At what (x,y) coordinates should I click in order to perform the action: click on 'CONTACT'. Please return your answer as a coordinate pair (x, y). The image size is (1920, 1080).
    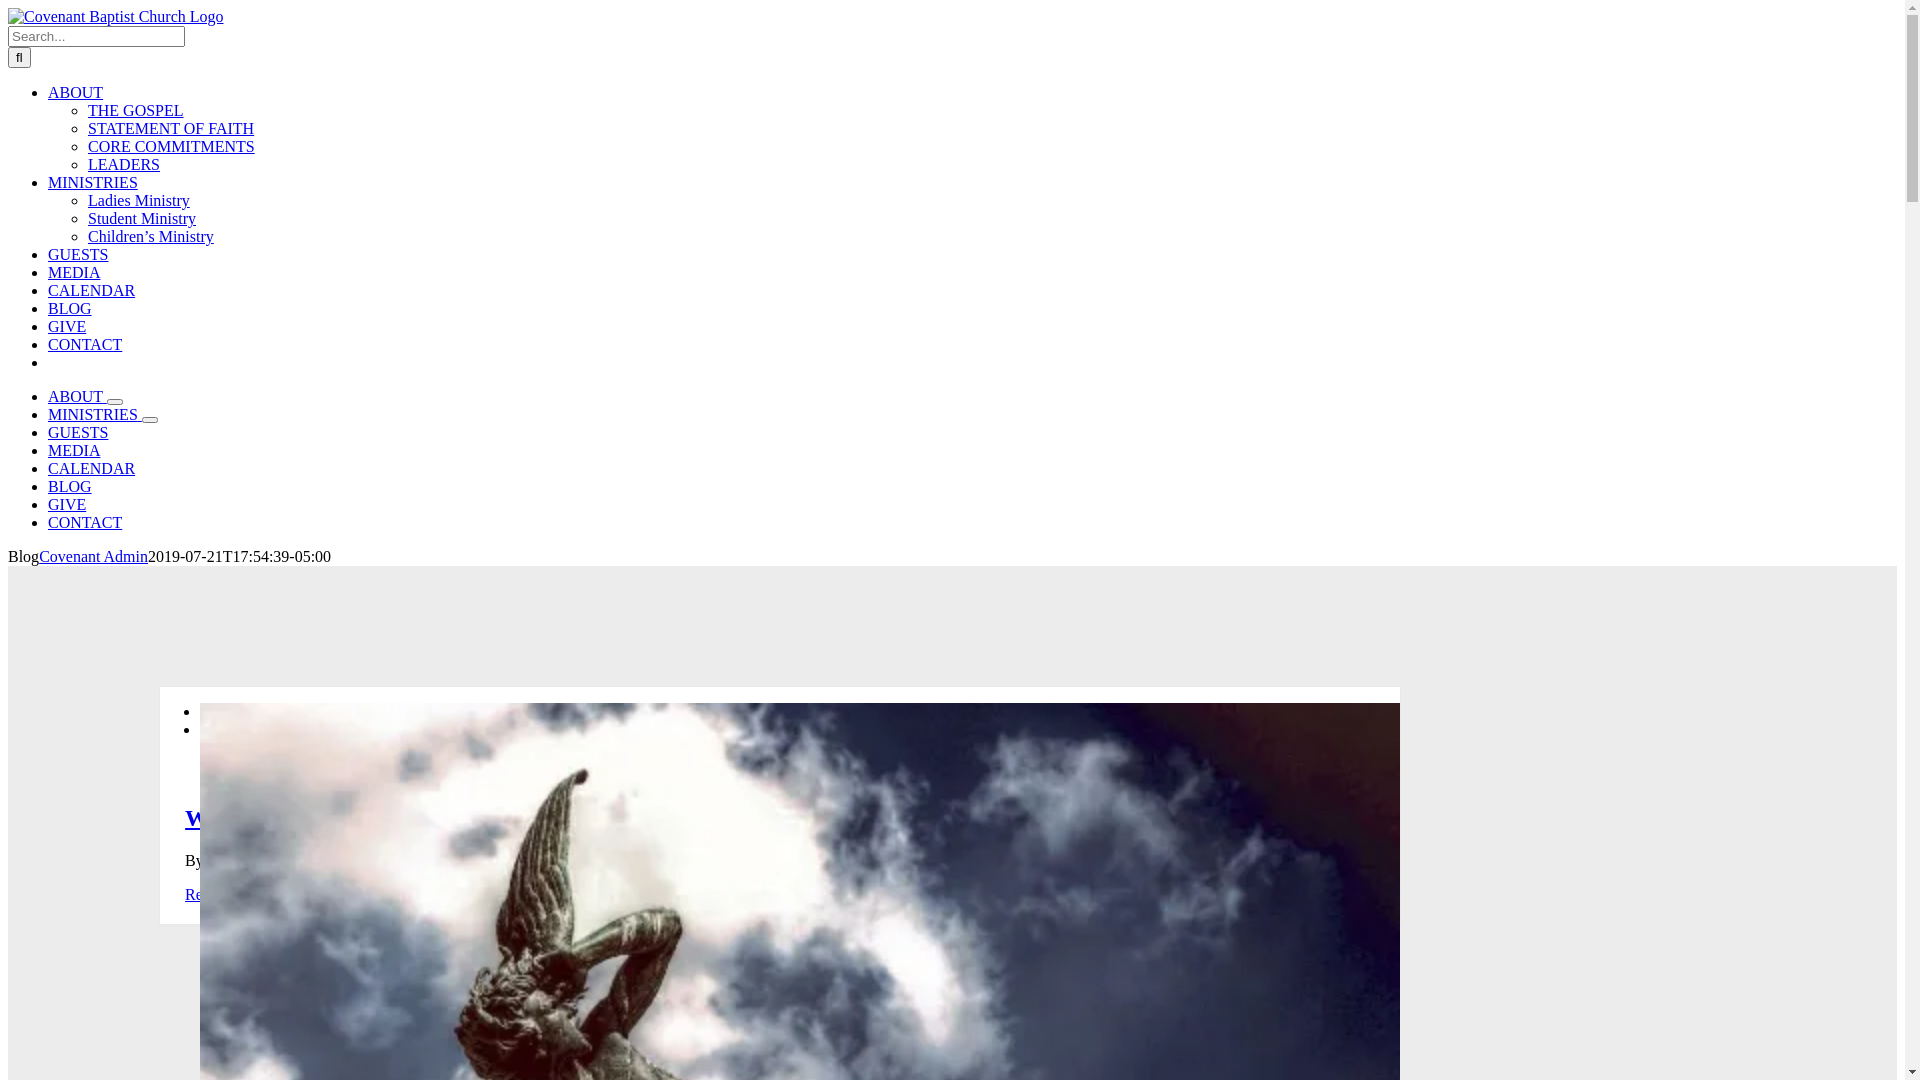
    Looking at the image, I should click on (84, 521).